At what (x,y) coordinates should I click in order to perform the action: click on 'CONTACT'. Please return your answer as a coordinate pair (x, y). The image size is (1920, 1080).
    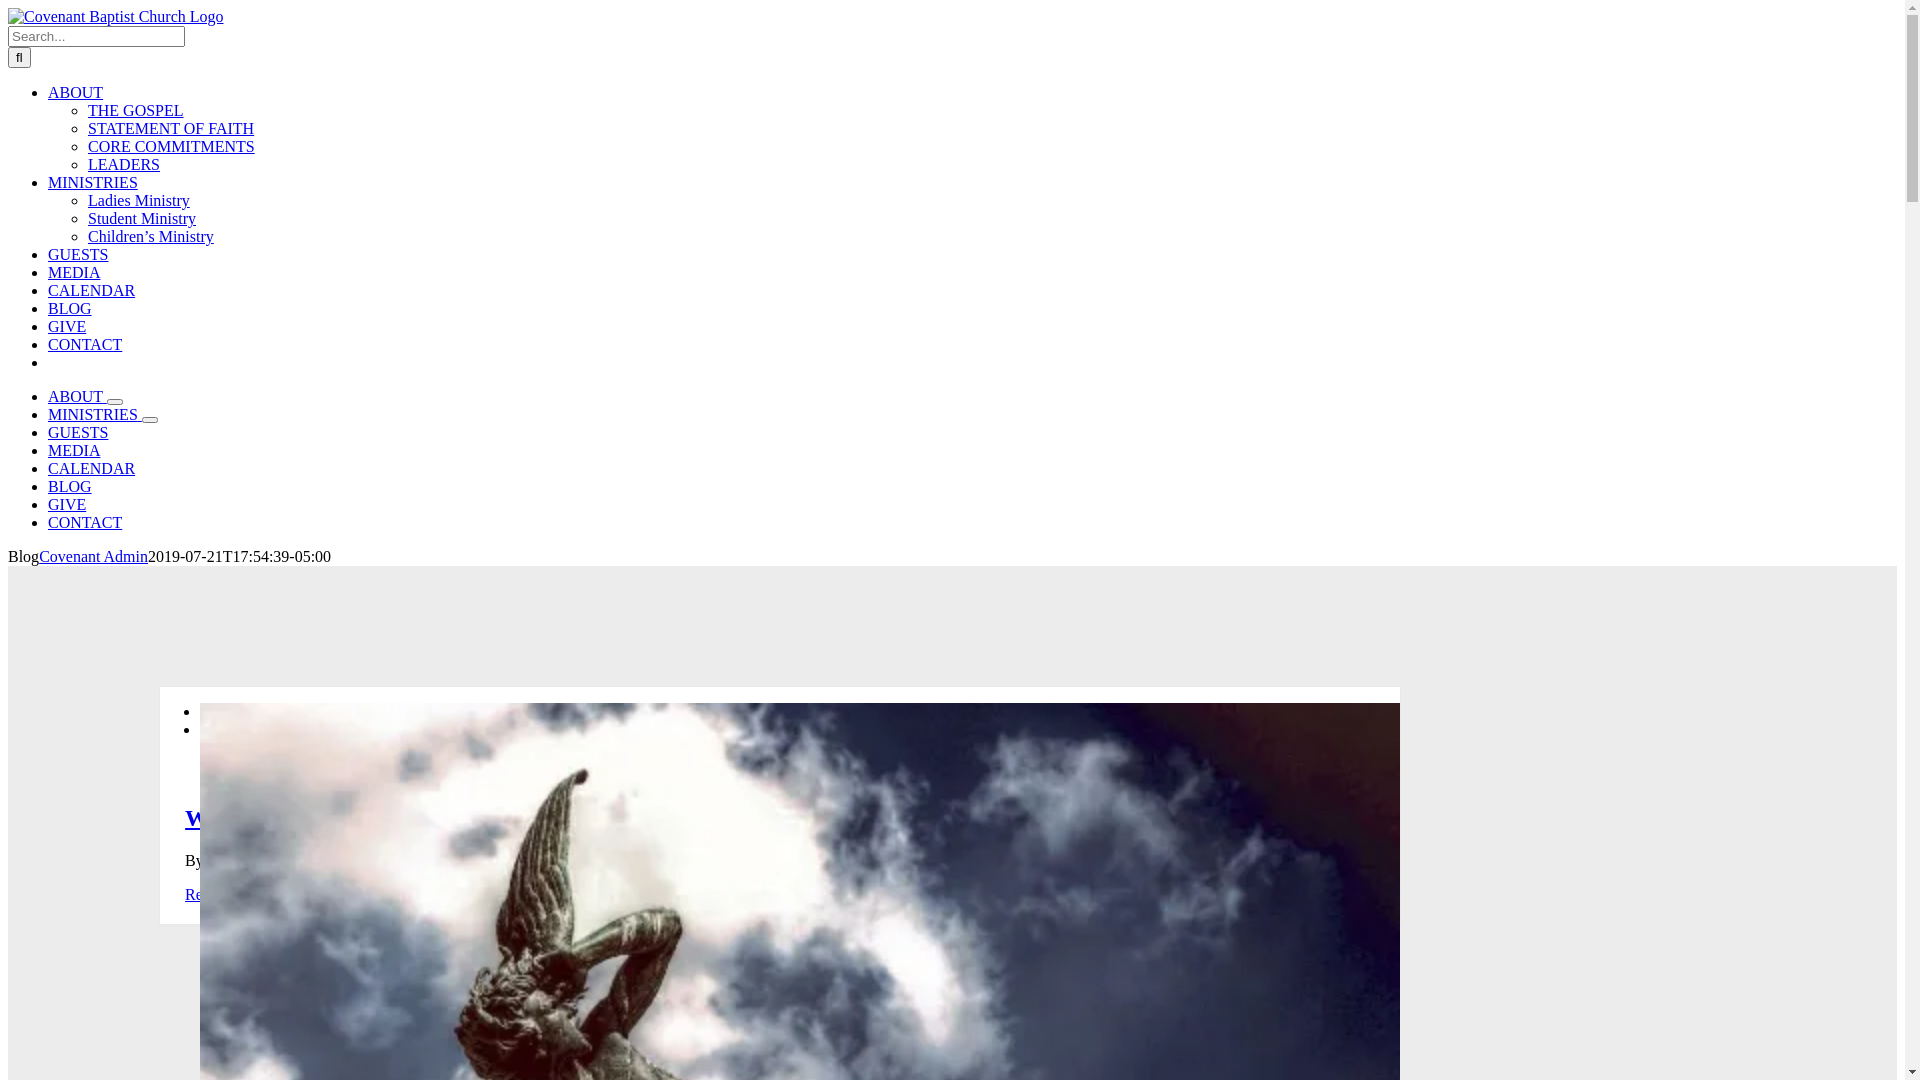
    Looking at the image, I should click on (84, 521).